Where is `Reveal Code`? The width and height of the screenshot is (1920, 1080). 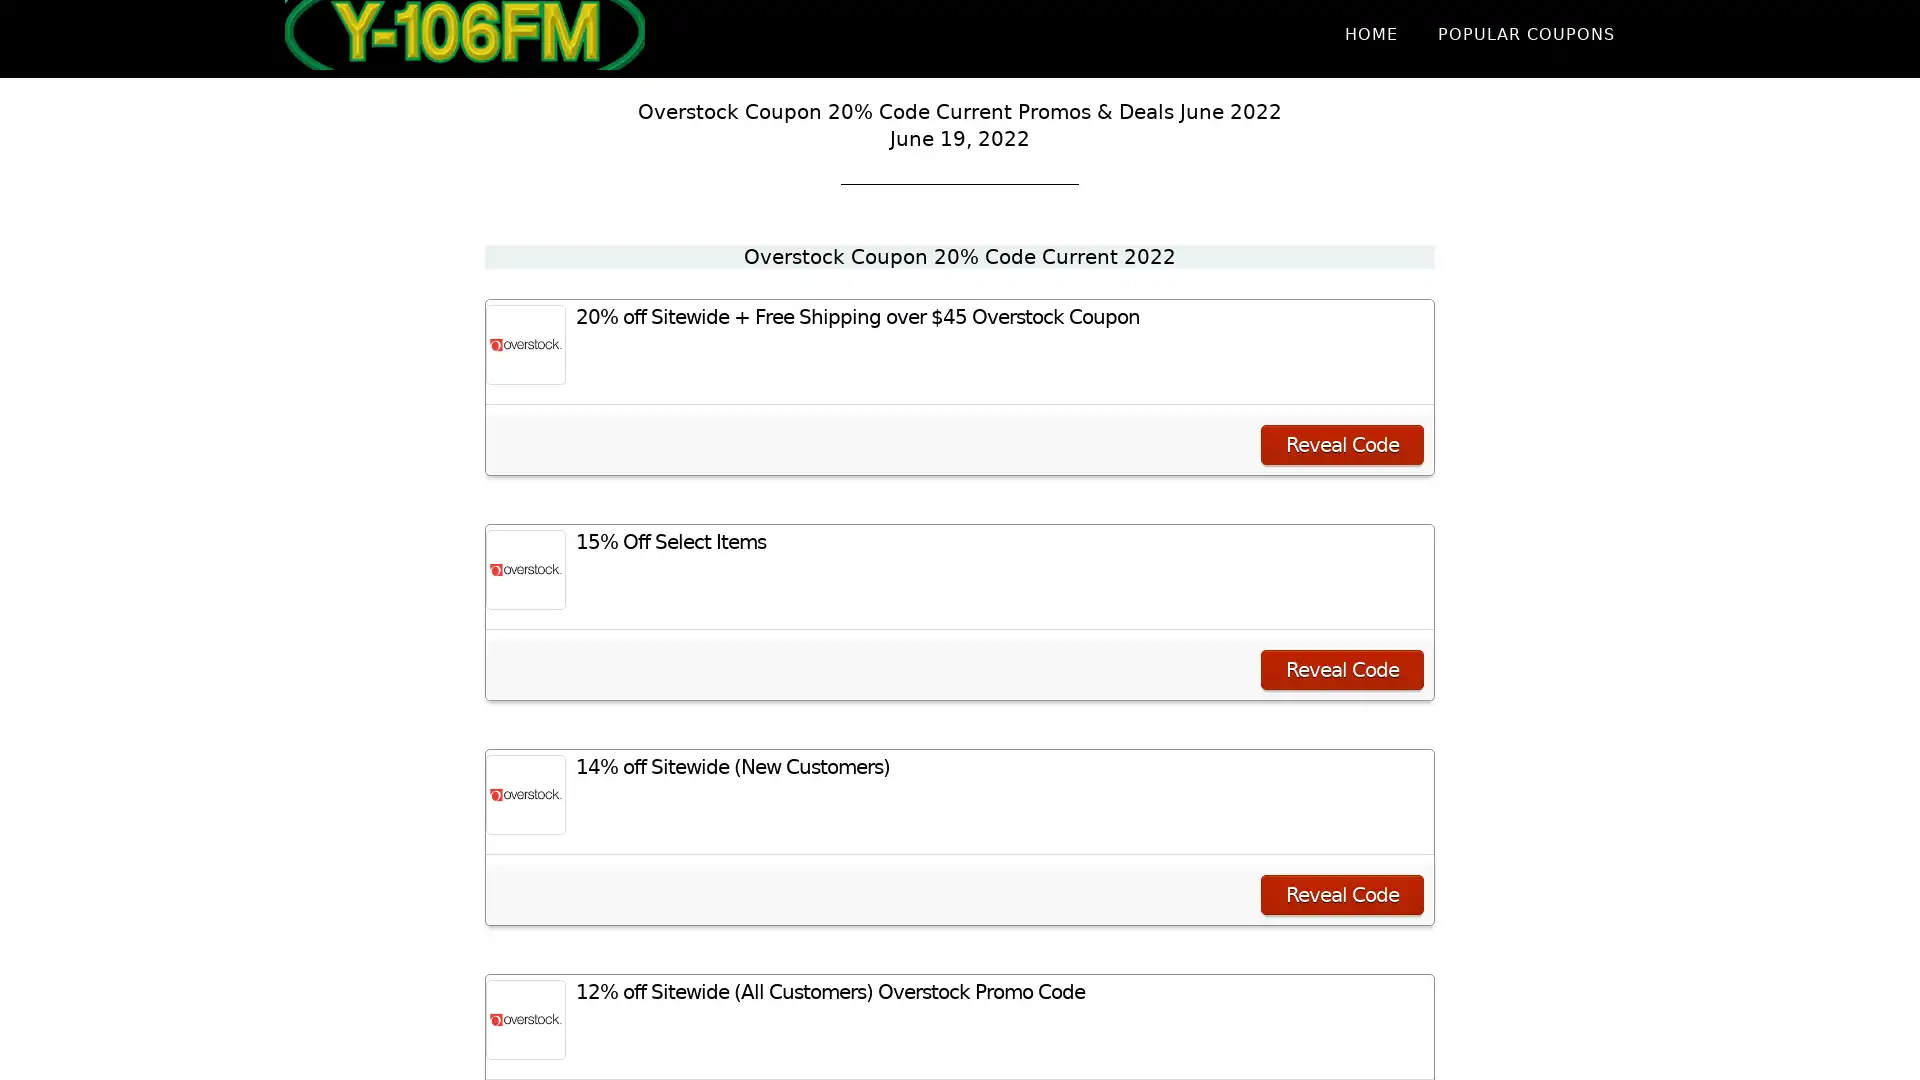 Reveal Code is located at coordinates (1342, 443).